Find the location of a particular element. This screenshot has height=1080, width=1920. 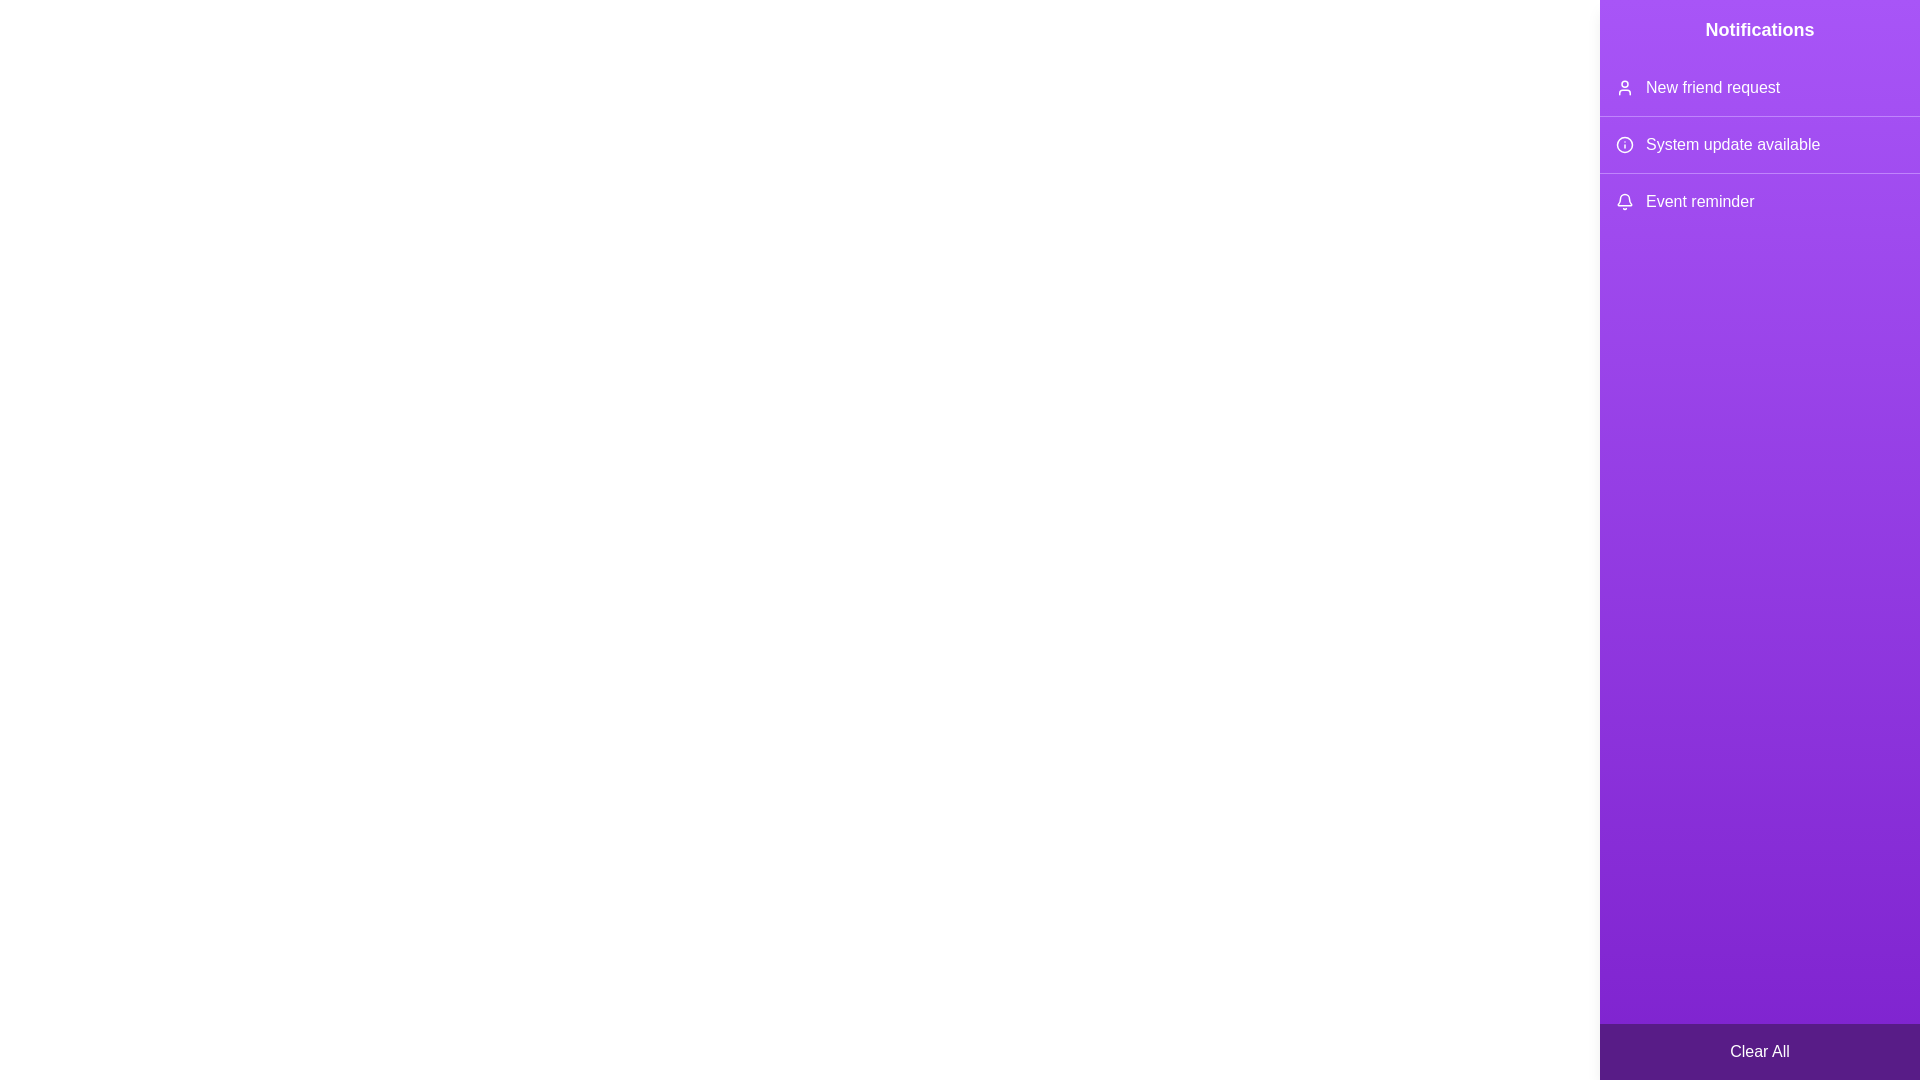

the icon corresponding to System update available in the notification drawer is located at coordinates (1625, 144).